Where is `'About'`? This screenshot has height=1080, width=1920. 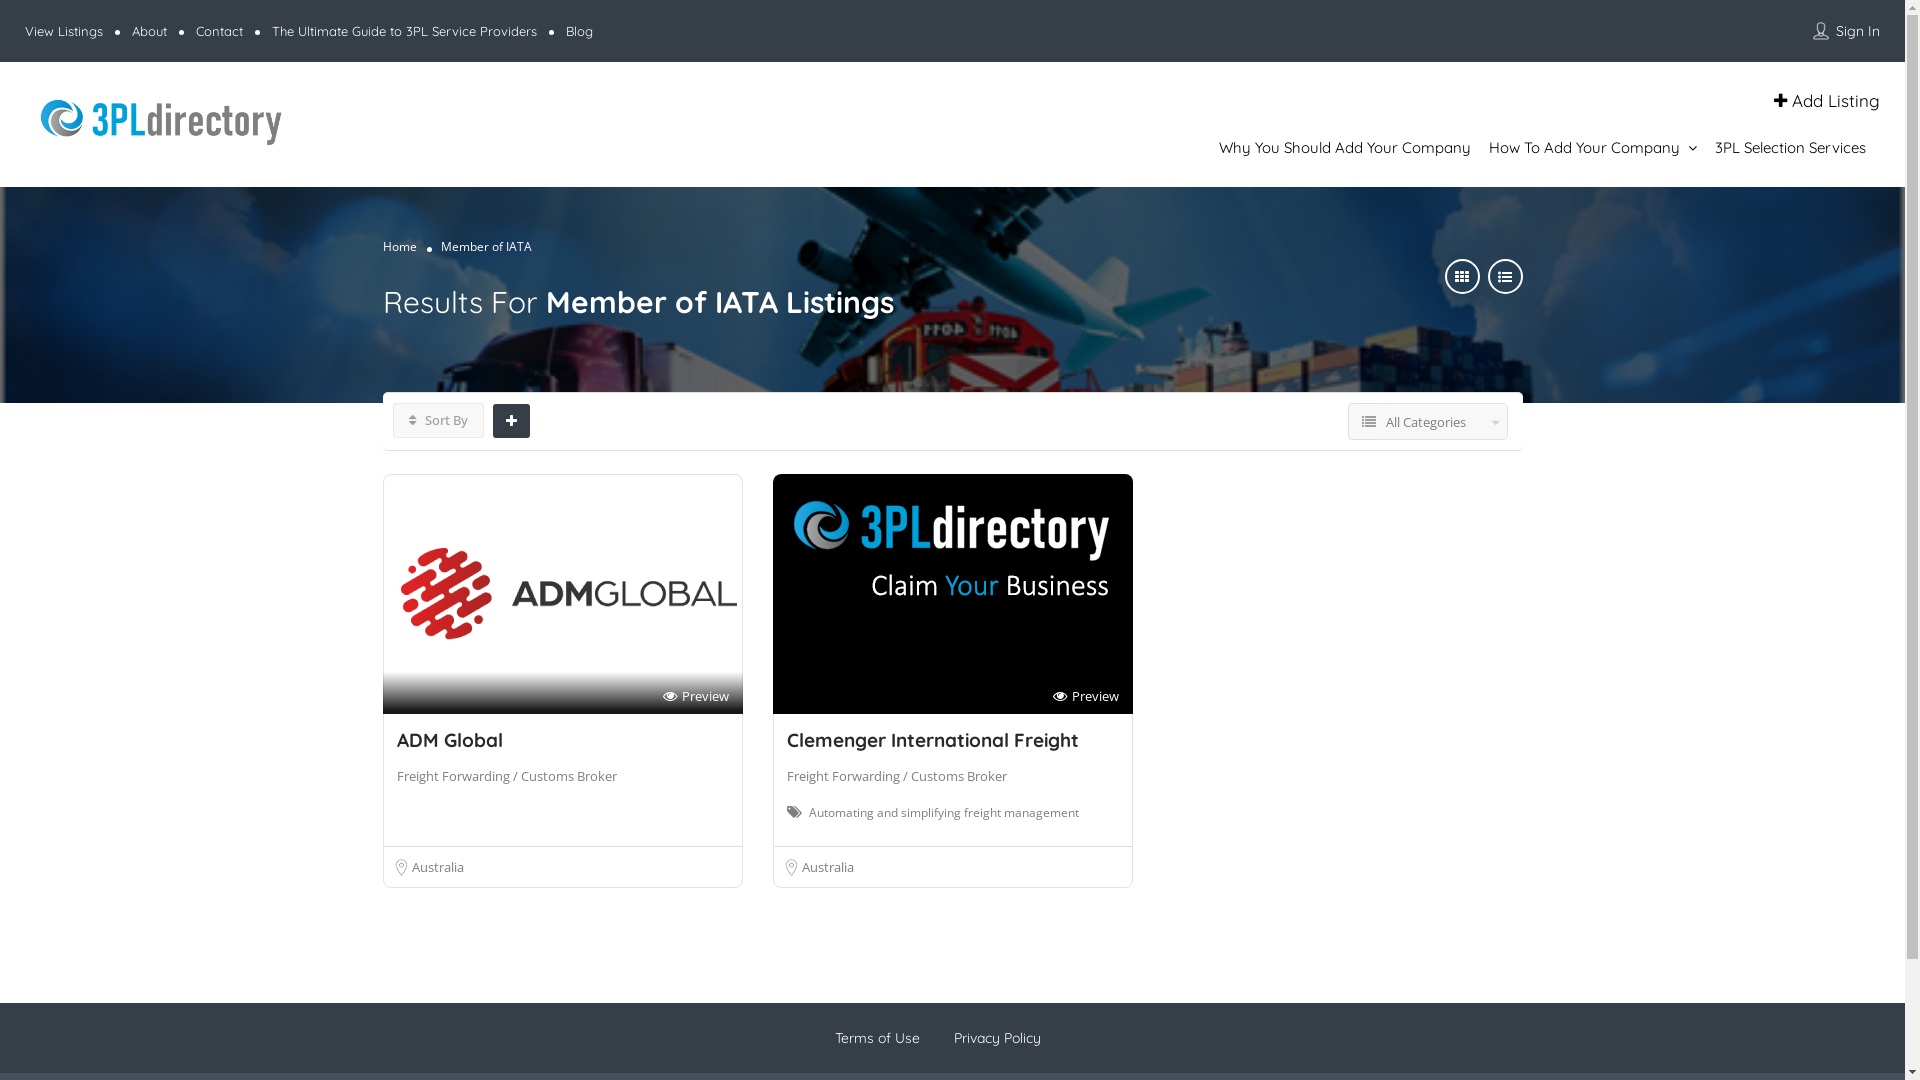
'About' is located at coordinates (148, 30).